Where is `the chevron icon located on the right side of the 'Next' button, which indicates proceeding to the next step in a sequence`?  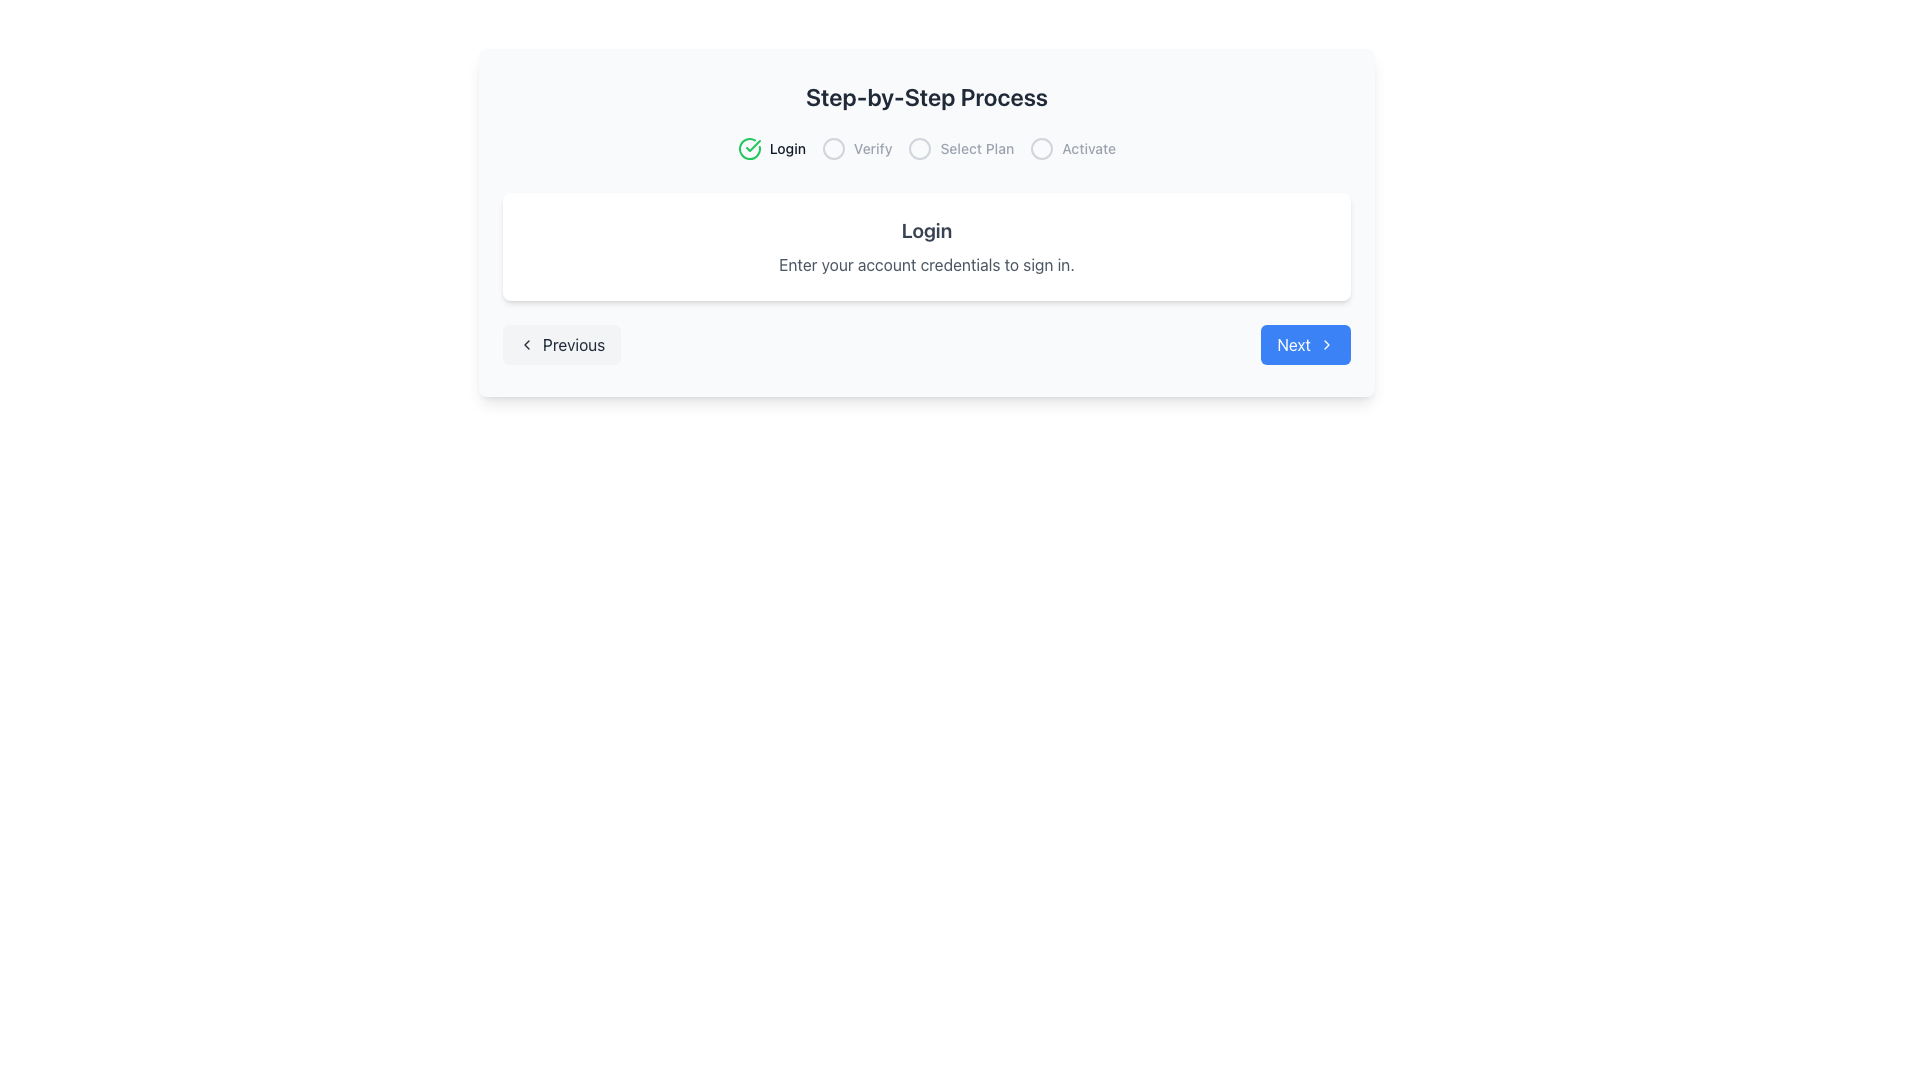
the chevron icon located on the right side of the 'Next' button, which indicates proceeding to the next step in a sequence is located at coordinates (1326, 343).